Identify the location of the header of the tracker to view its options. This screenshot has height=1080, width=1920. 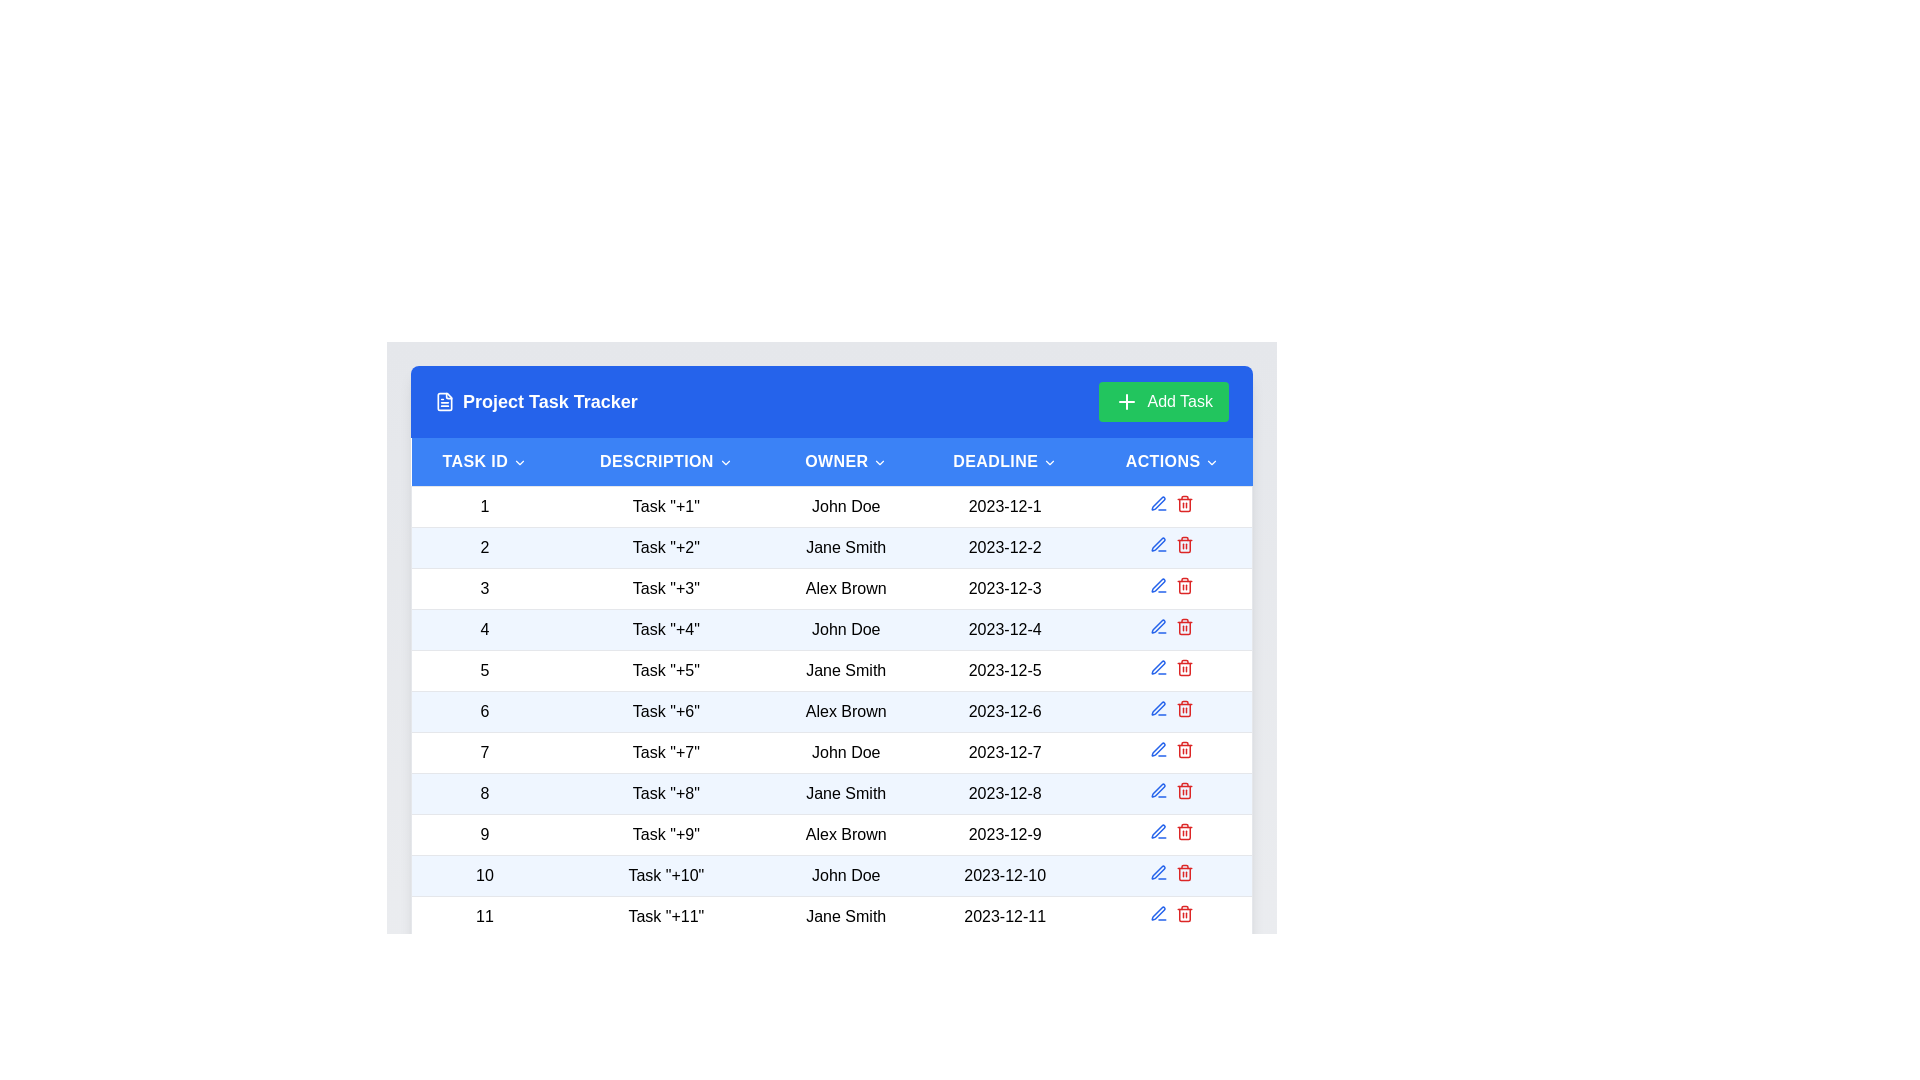
(831, 401).